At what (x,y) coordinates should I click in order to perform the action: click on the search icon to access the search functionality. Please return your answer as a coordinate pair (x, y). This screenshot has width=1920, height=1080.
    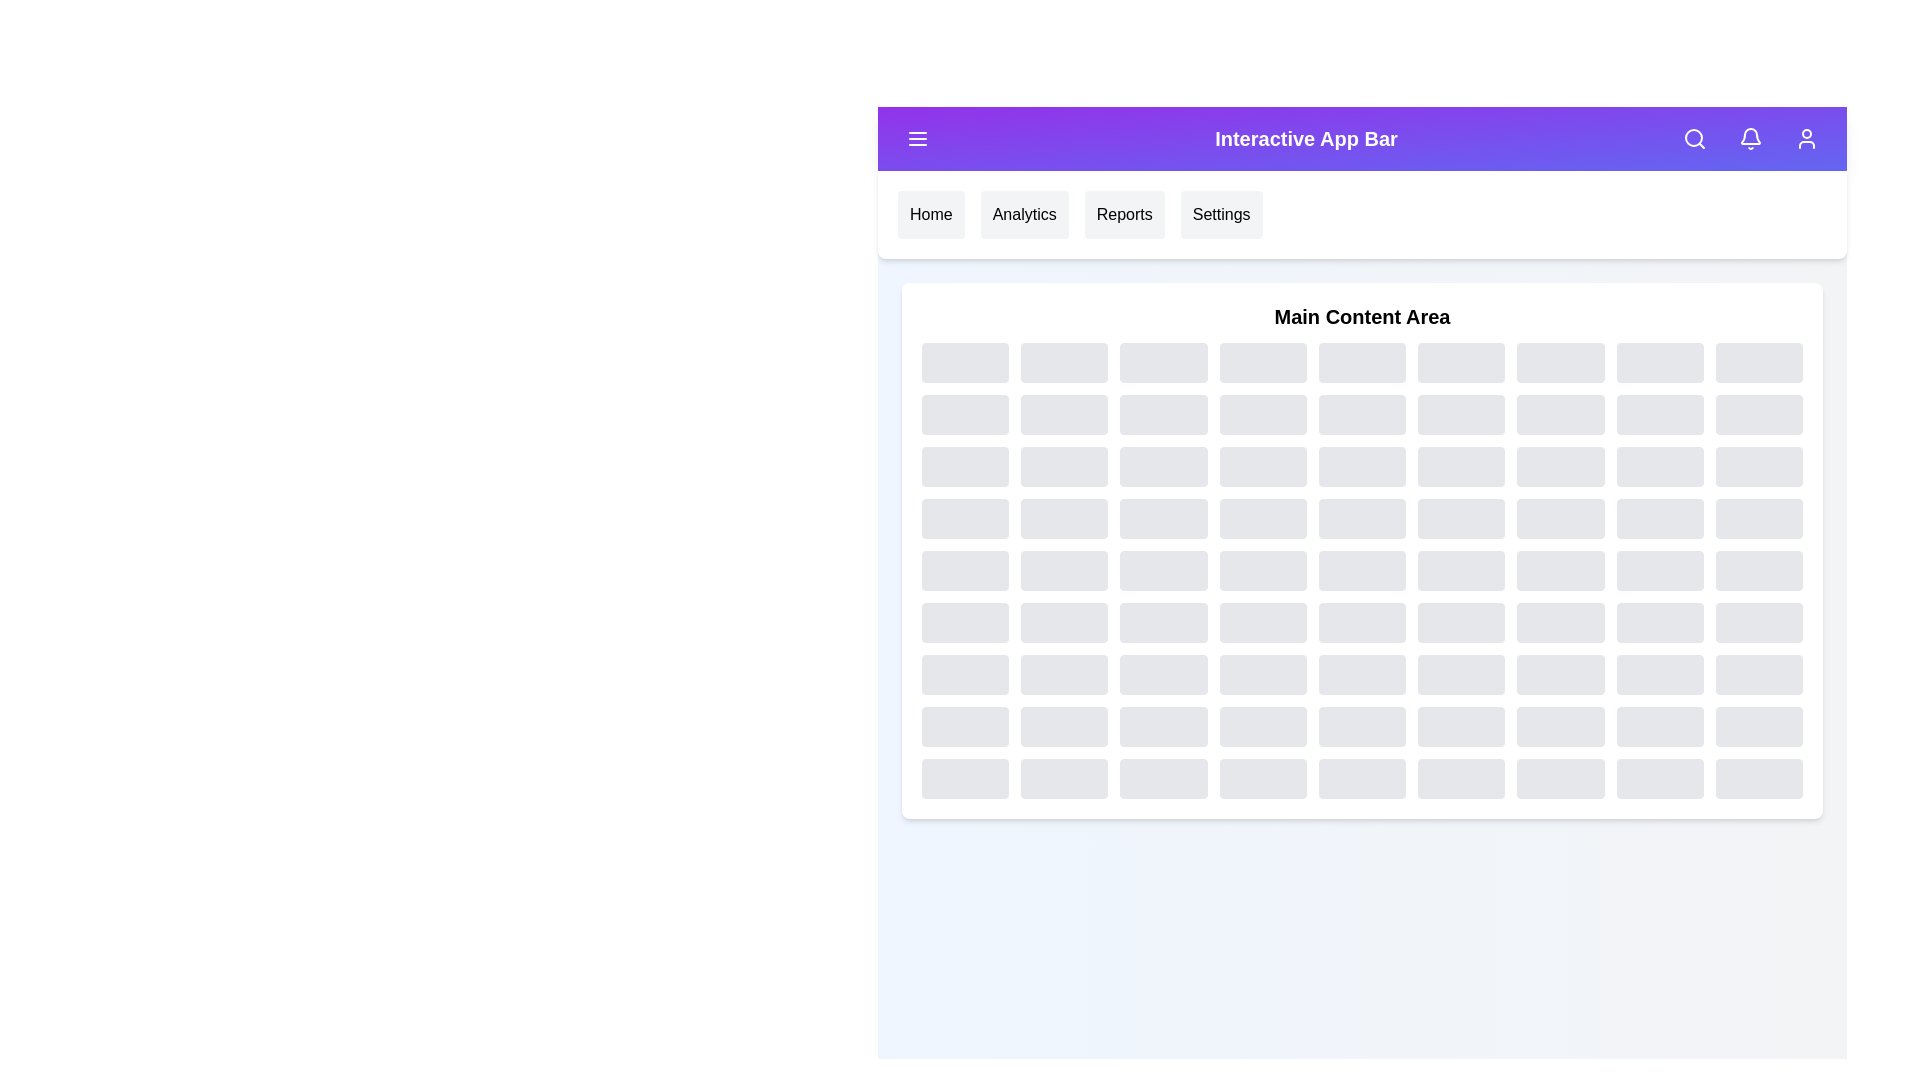
    Looking at the image, I should click on (1693, 137).